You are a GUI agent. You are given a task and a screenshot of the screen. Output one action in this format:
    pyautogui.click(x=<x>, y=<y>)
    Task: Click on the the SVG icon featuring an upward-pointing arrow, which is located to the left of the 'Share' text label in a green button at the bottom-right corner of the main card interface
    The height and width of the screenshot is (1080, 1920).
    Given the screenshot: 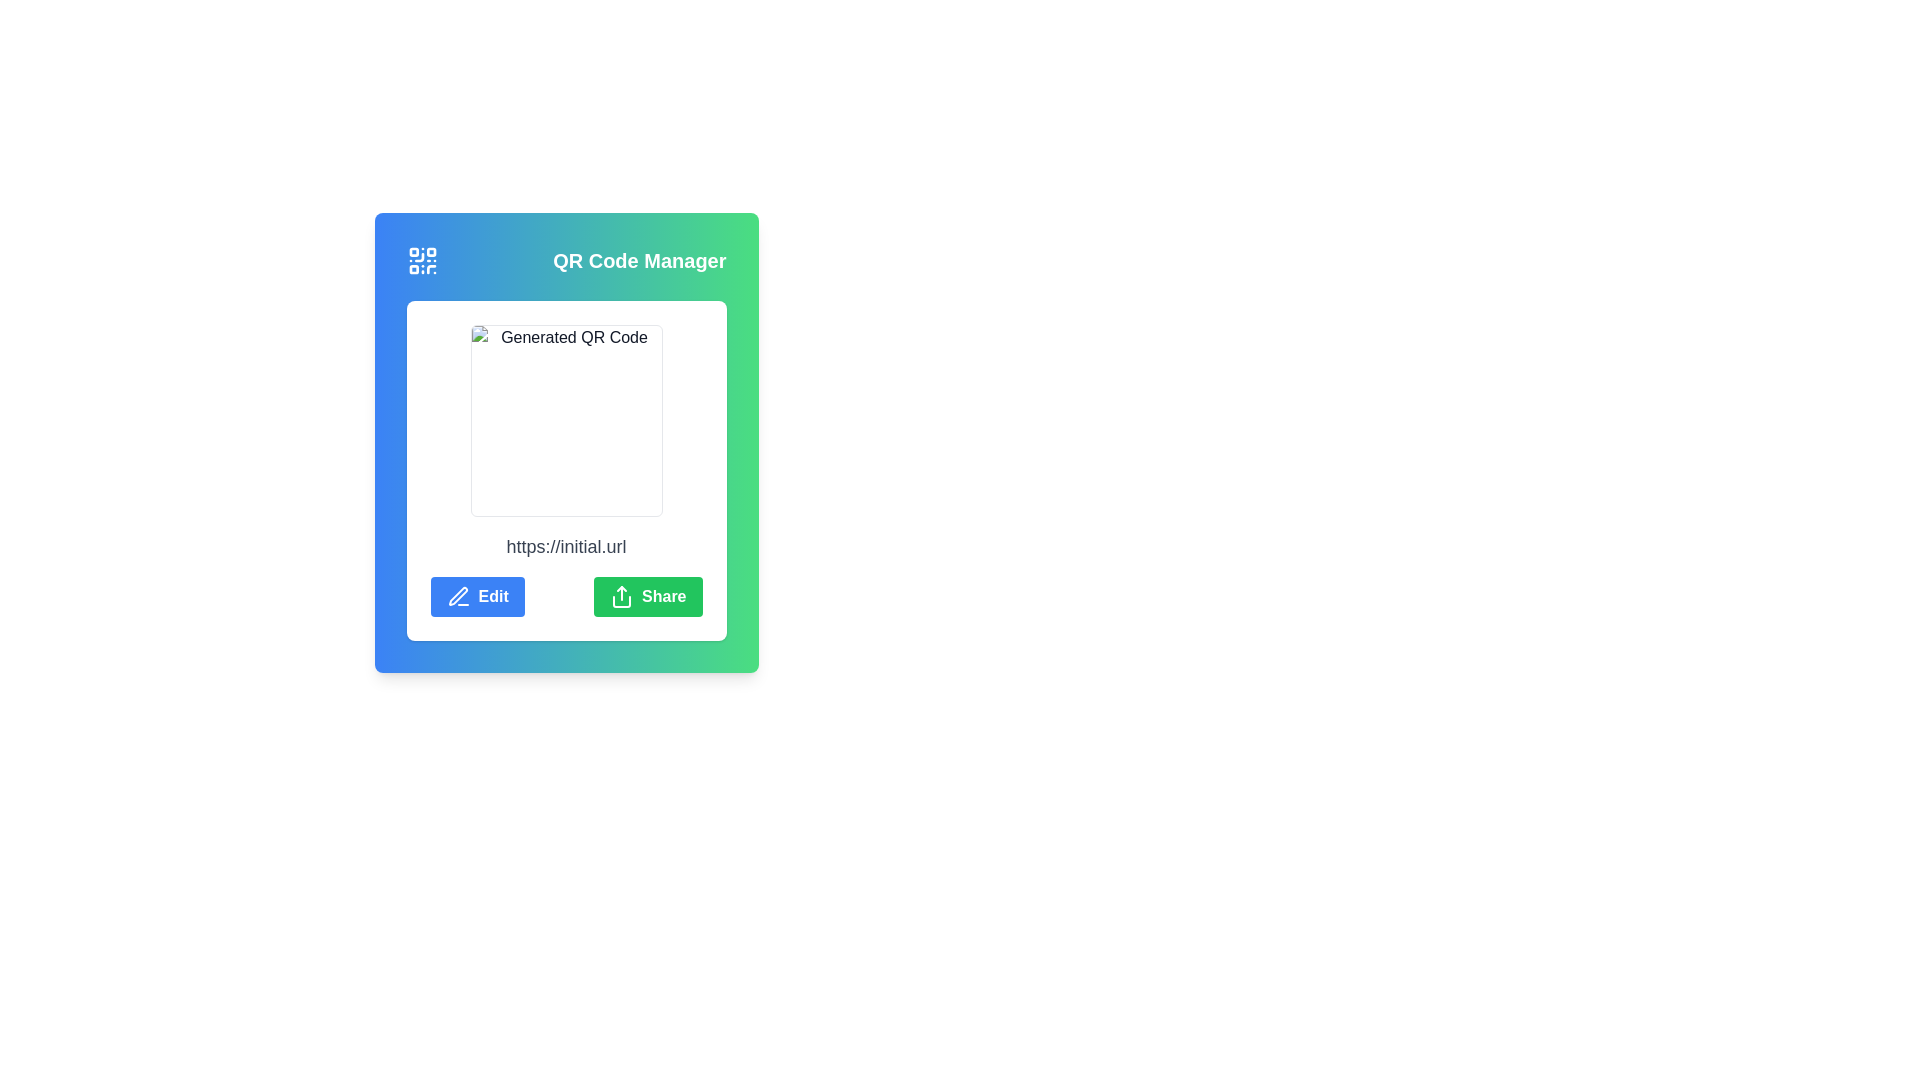 What is the action you would take?
    pyautogui.click(x=621, y=596)
    